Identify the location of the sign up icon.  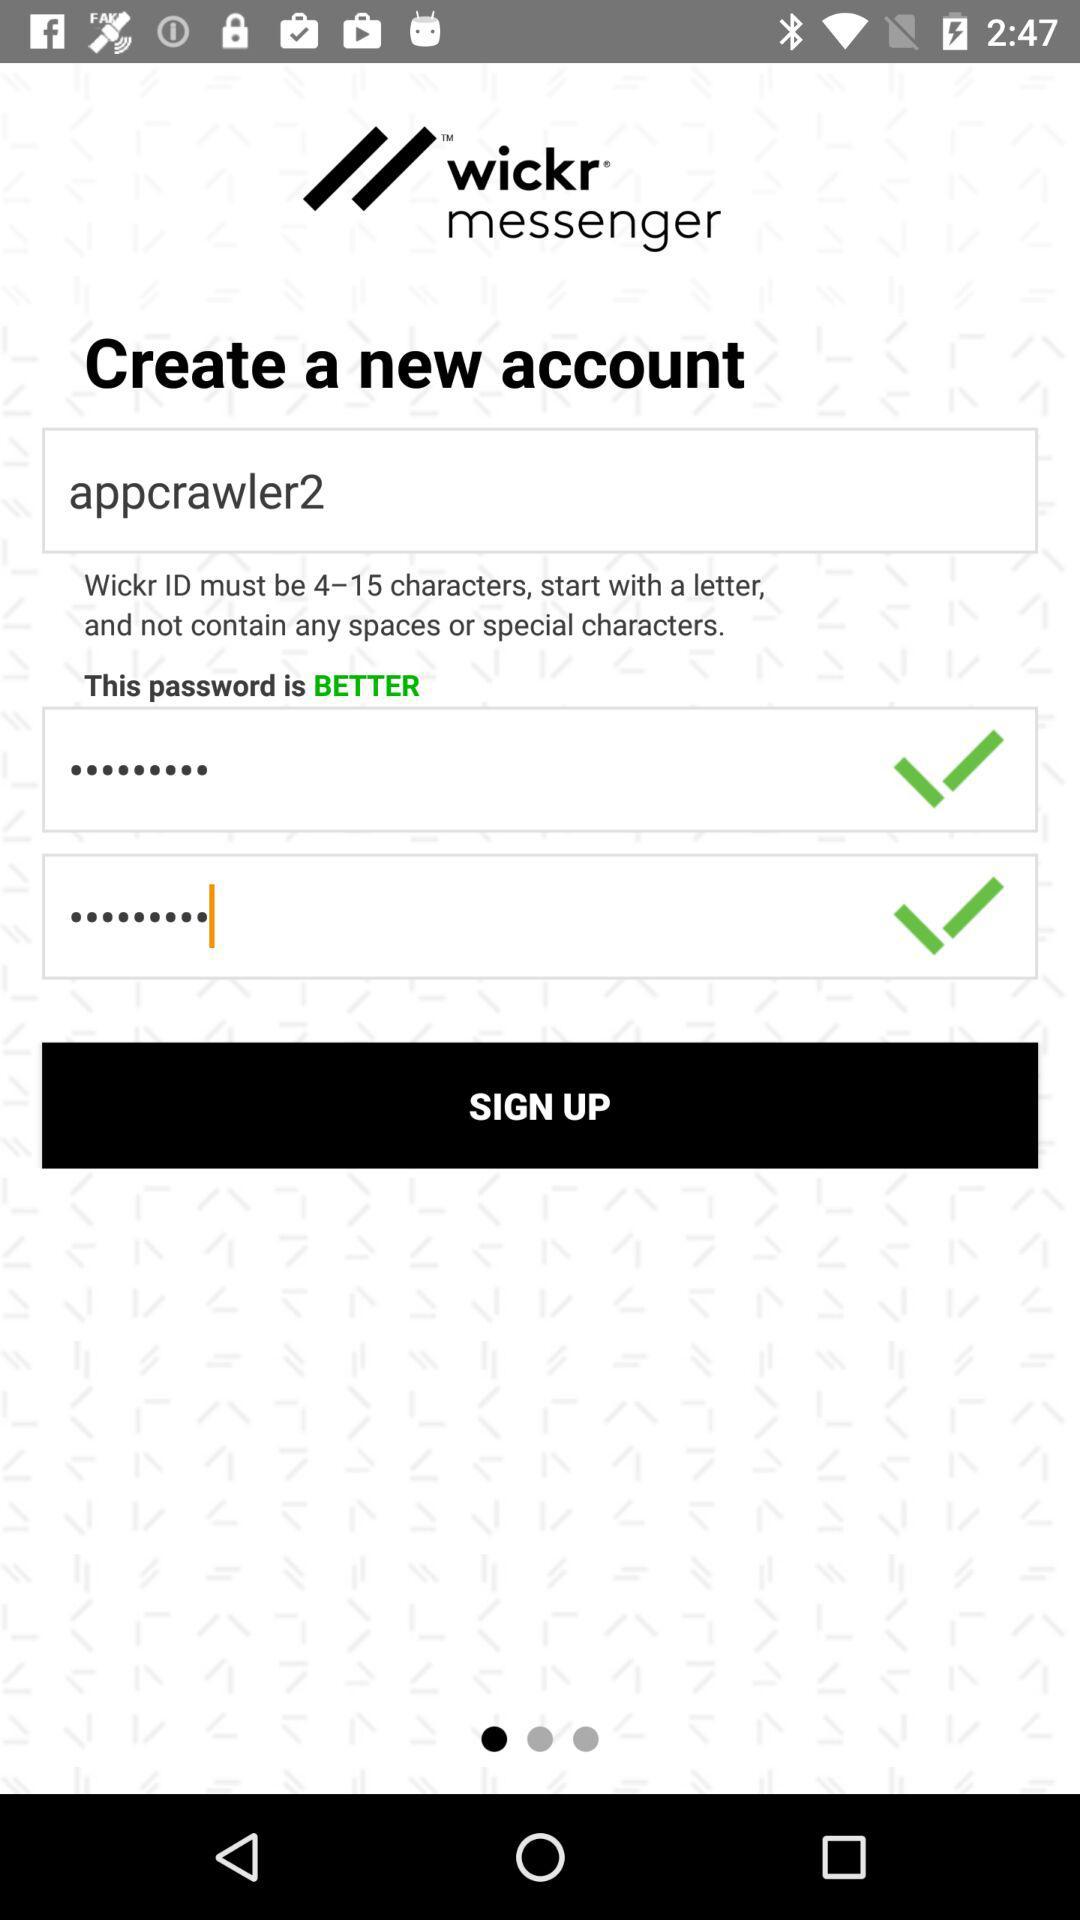
(540, 1104).